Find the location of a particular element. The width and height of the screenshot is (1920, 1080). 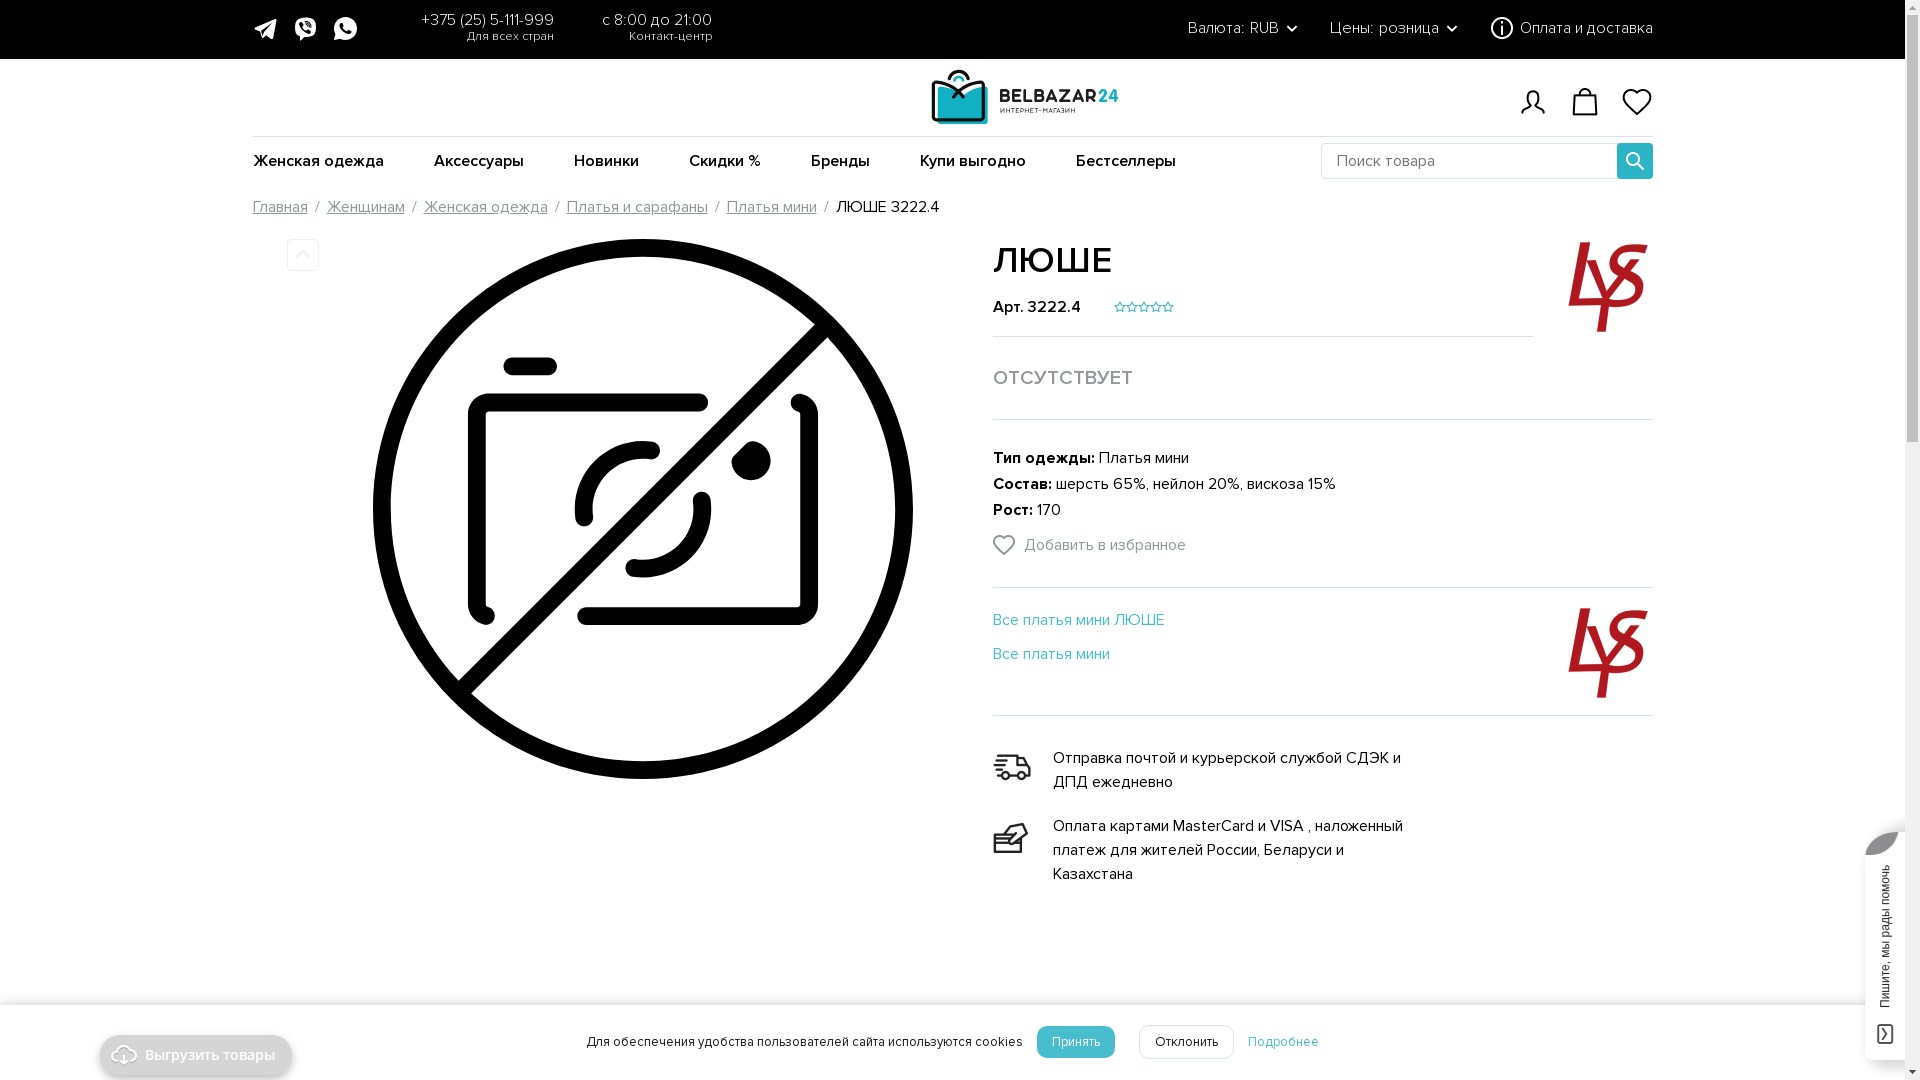

'+375 (25) 5-111-999' is located at coordinates (486, 19).